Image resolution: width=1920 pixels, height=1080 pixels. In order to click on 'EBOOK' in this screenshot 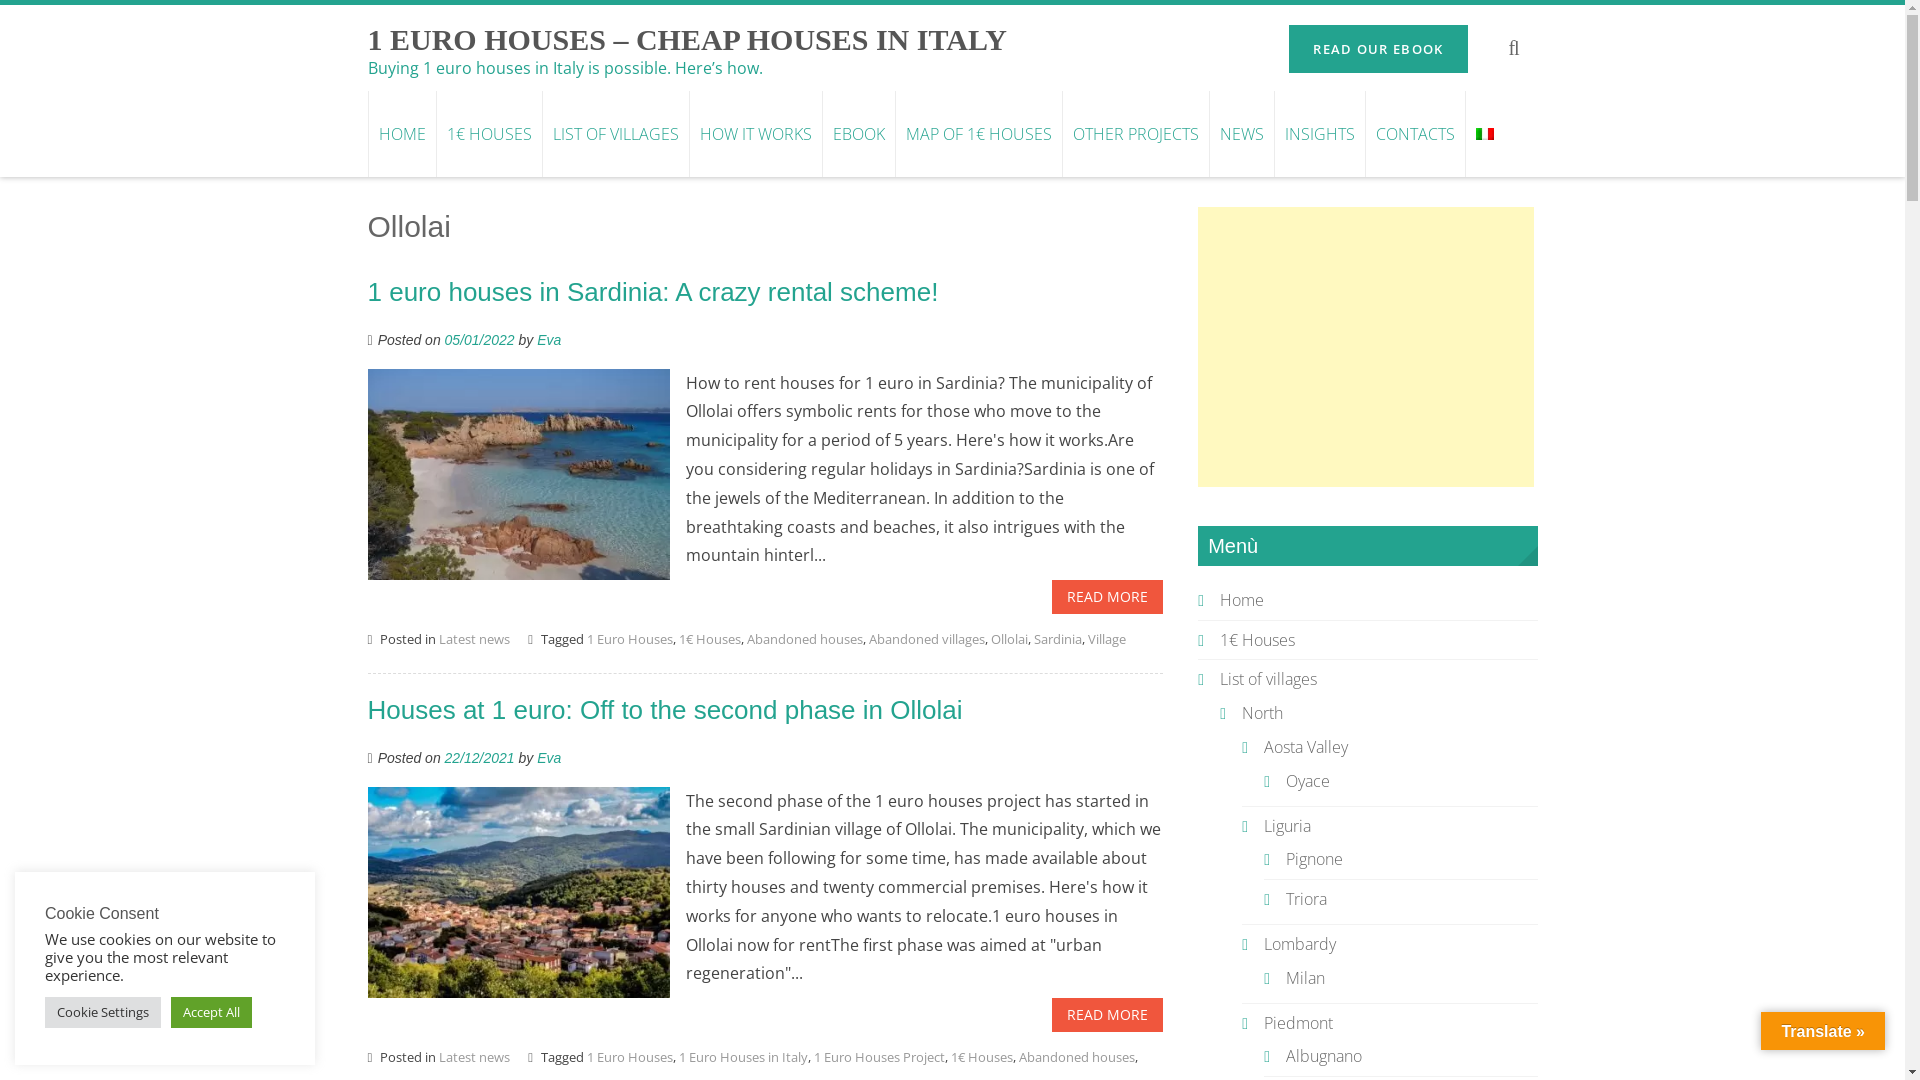, I will do `click(858, 134)`.